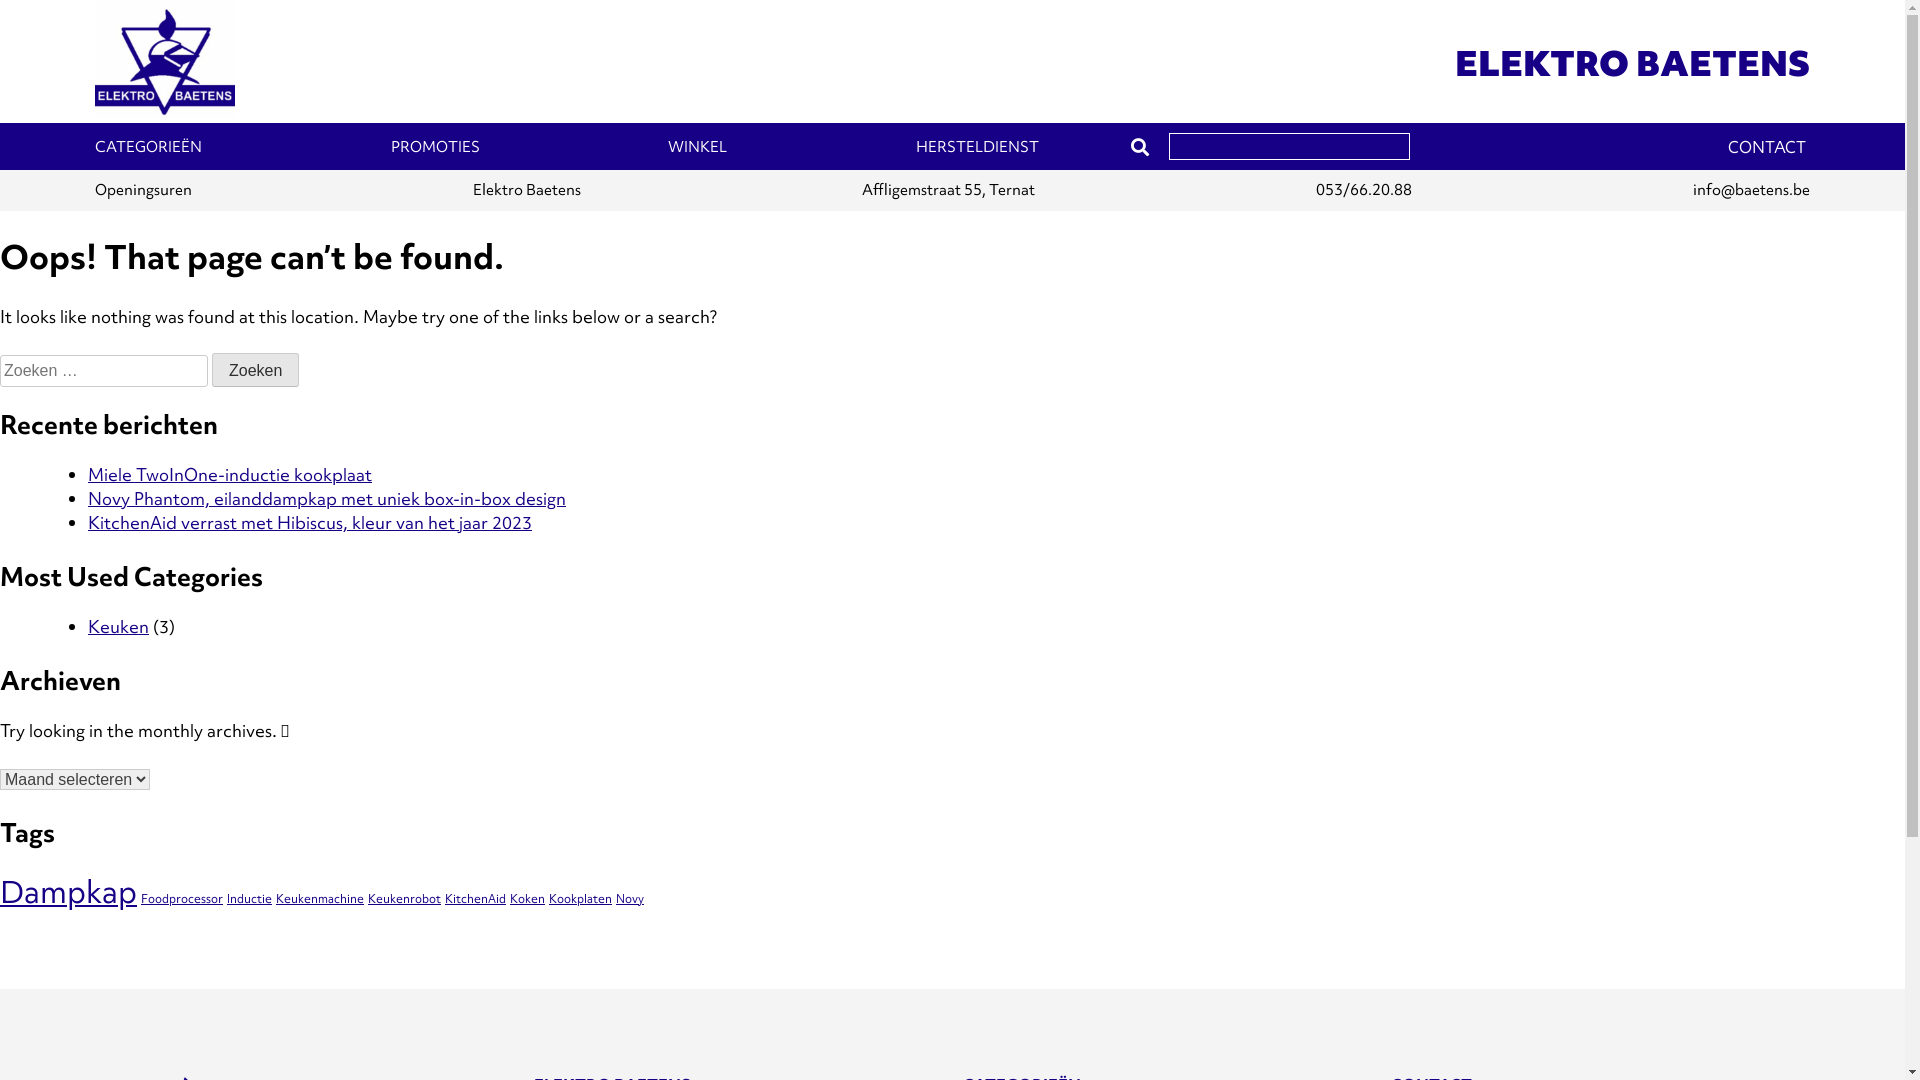  Describe the element at coordinates (977, 145) in the screenshot. I see `'HERSTELDIENST'` at that location.